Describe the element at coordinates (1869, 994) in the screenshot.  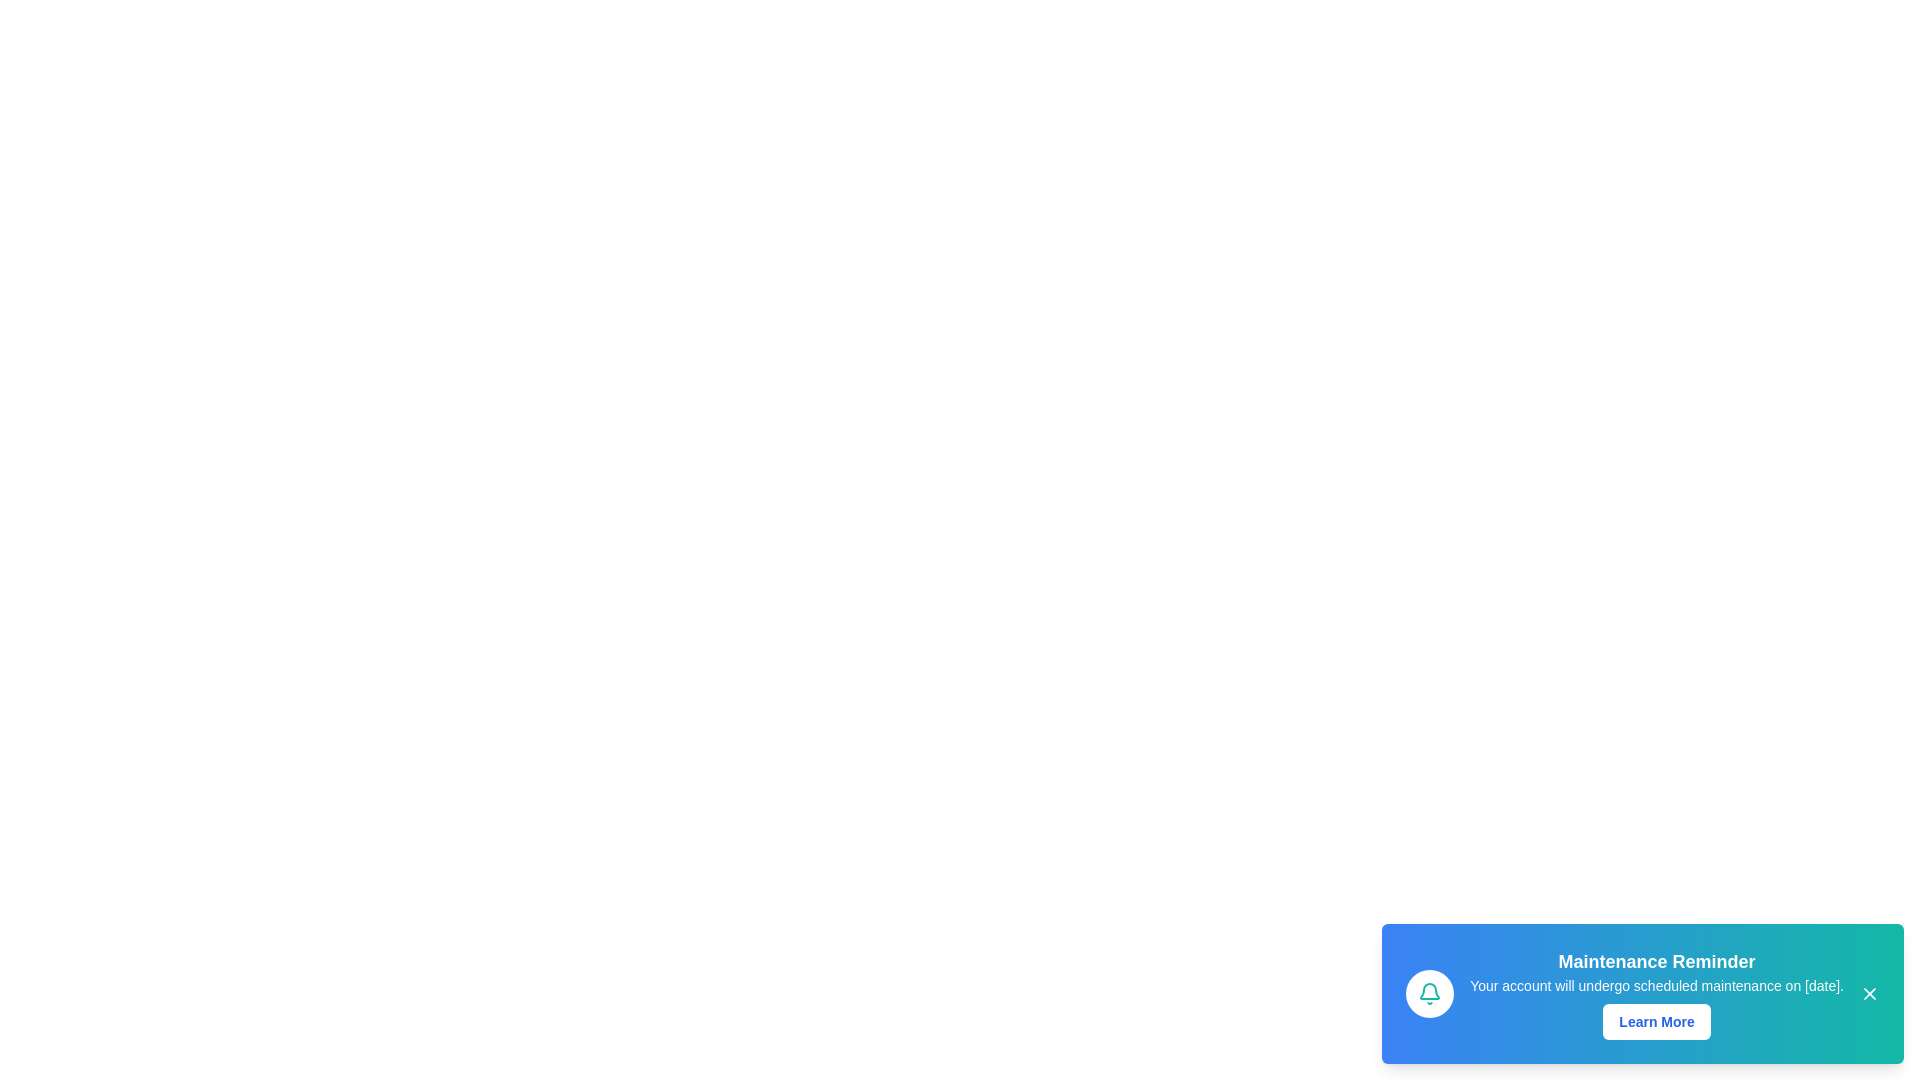
I see `the graphical close icon represented by an 'X' shape in the bottom right corner of the notification box` at that location.